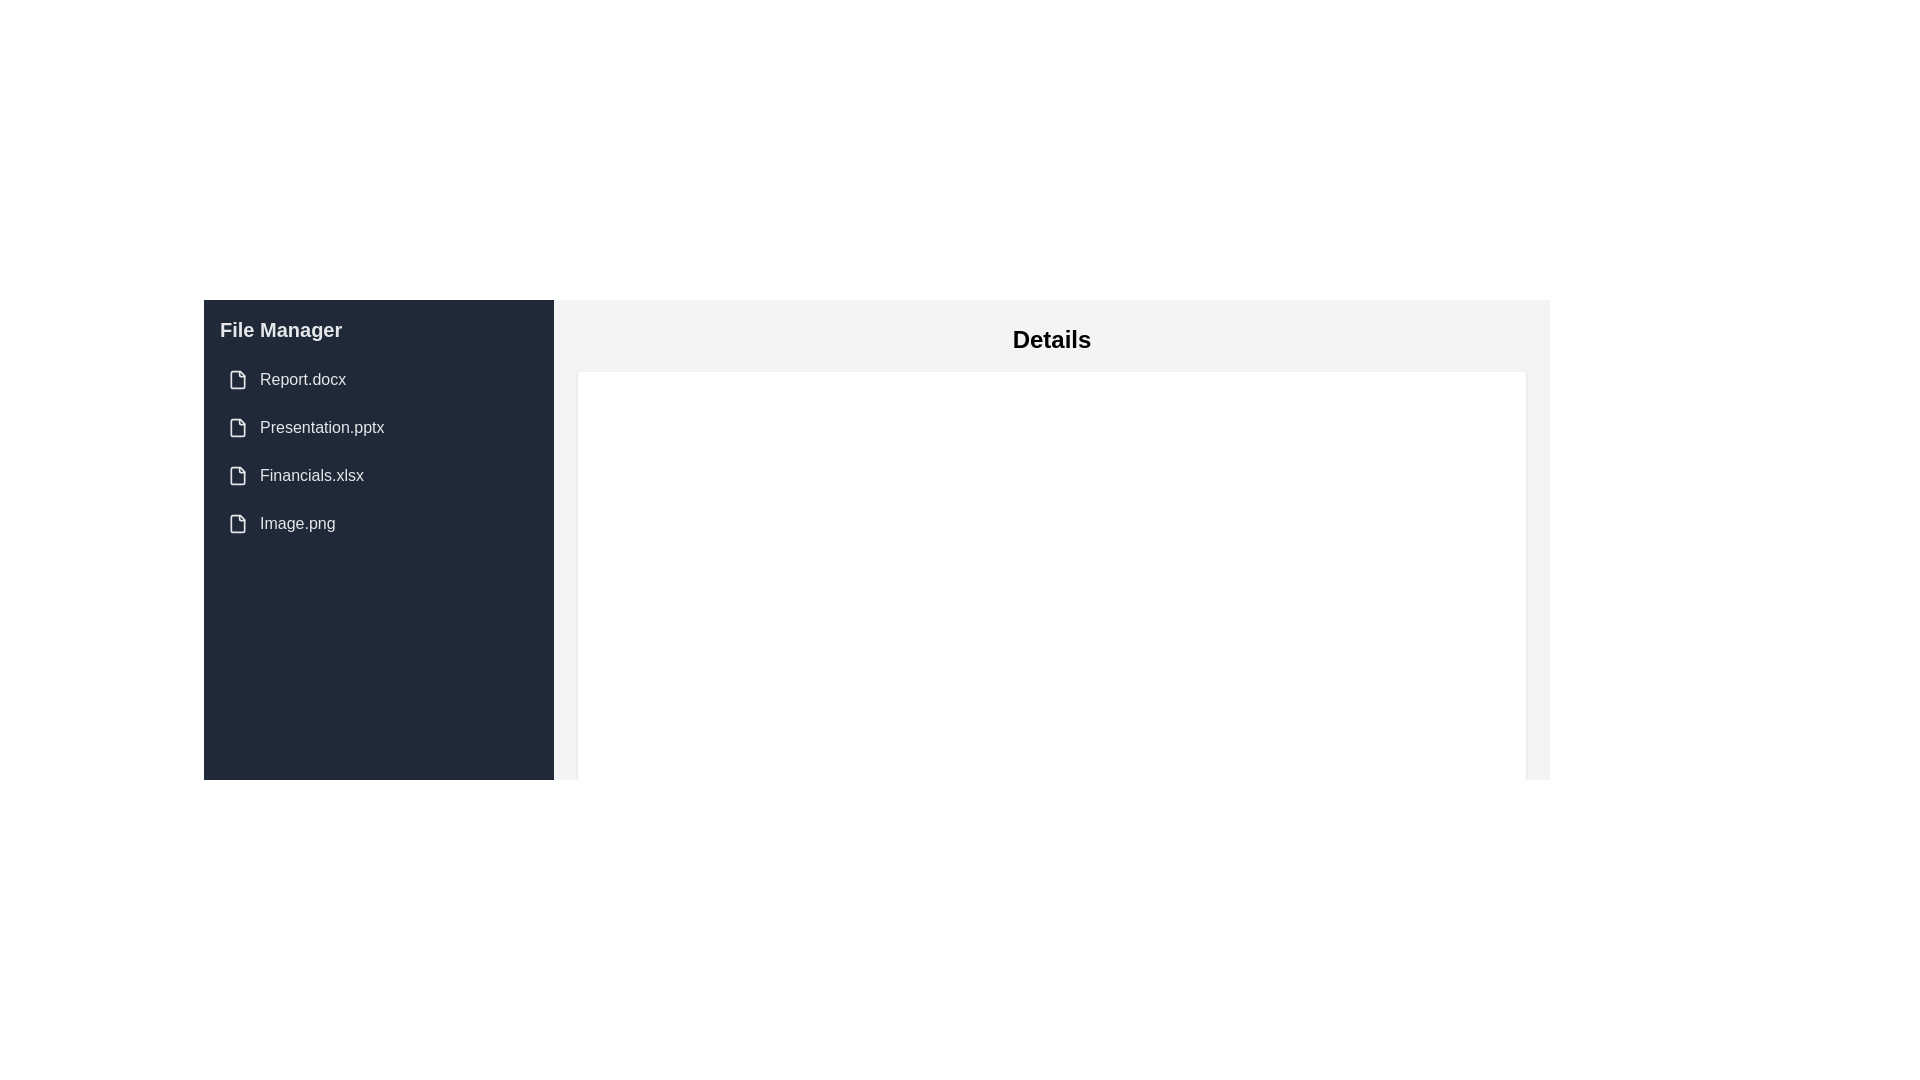  What do you see at coordinates (238, 427) in the screenshot?
I see `the file icon in the third row of the 'File Manager' section, which identifies the text 'Presentation.pptx'` at bounding box center [238, 427].